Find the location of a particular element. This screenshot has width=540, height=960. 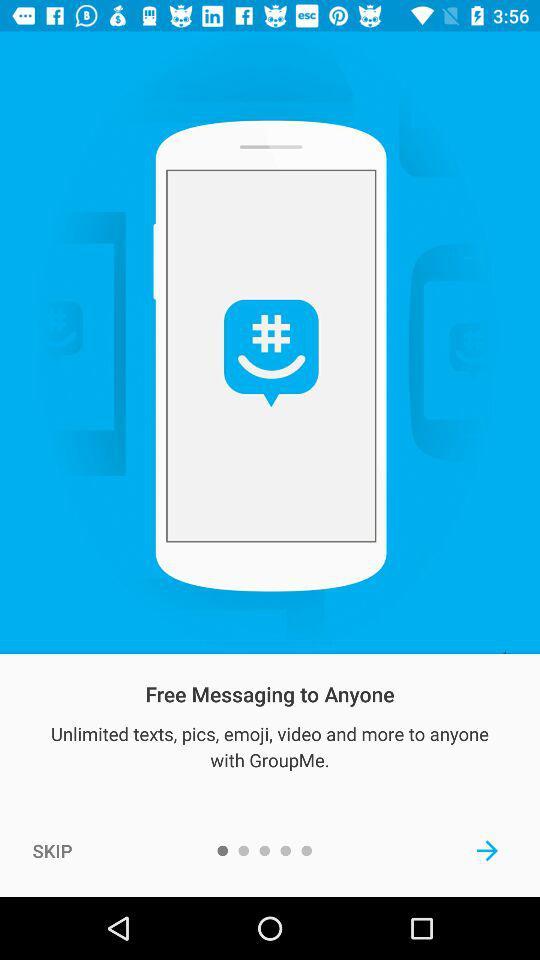

sign up is located at coordinates (486, 849).